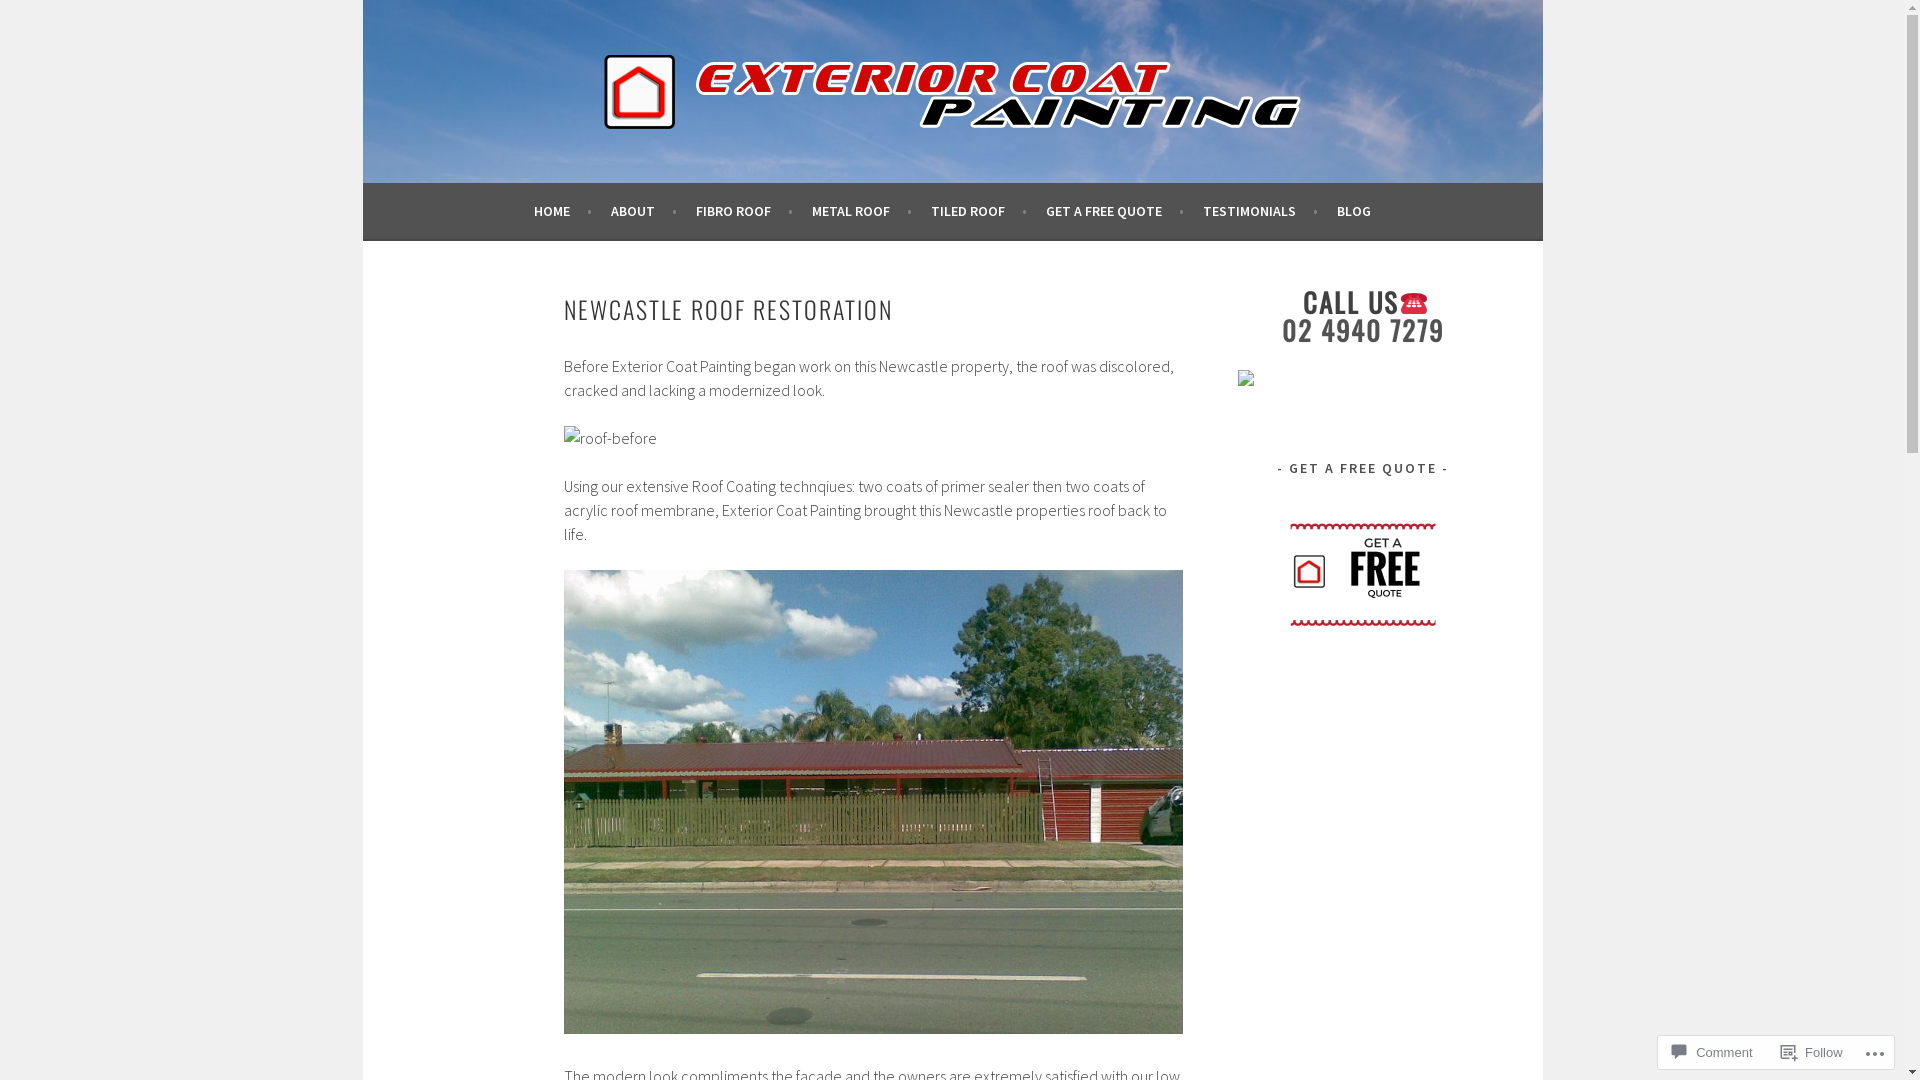  What do you see at coordinates (1362, 329) in the screenshot?
I see `'02 4940 7279'` at bounding box center [1362, 329].